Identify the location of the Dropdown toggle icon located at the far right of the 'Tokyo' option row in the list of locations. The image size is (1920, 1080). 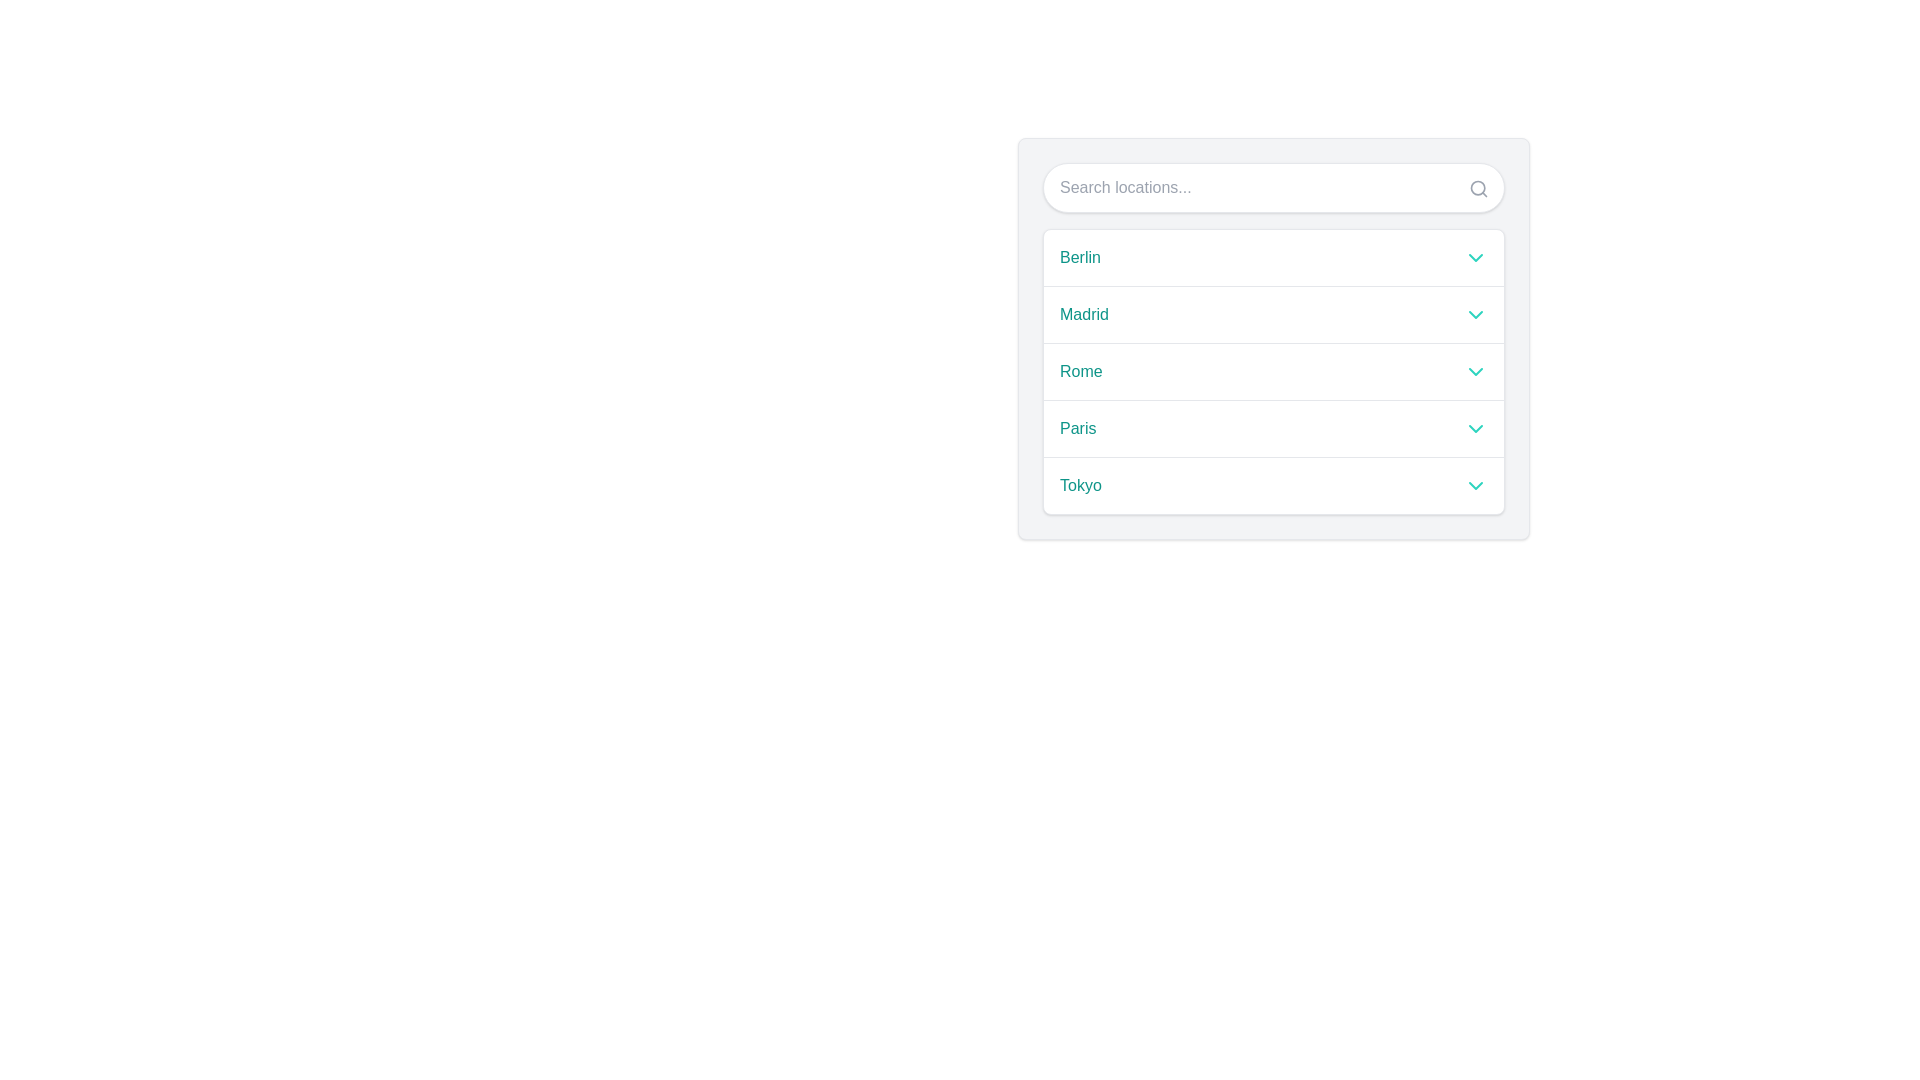
(1476, 486).